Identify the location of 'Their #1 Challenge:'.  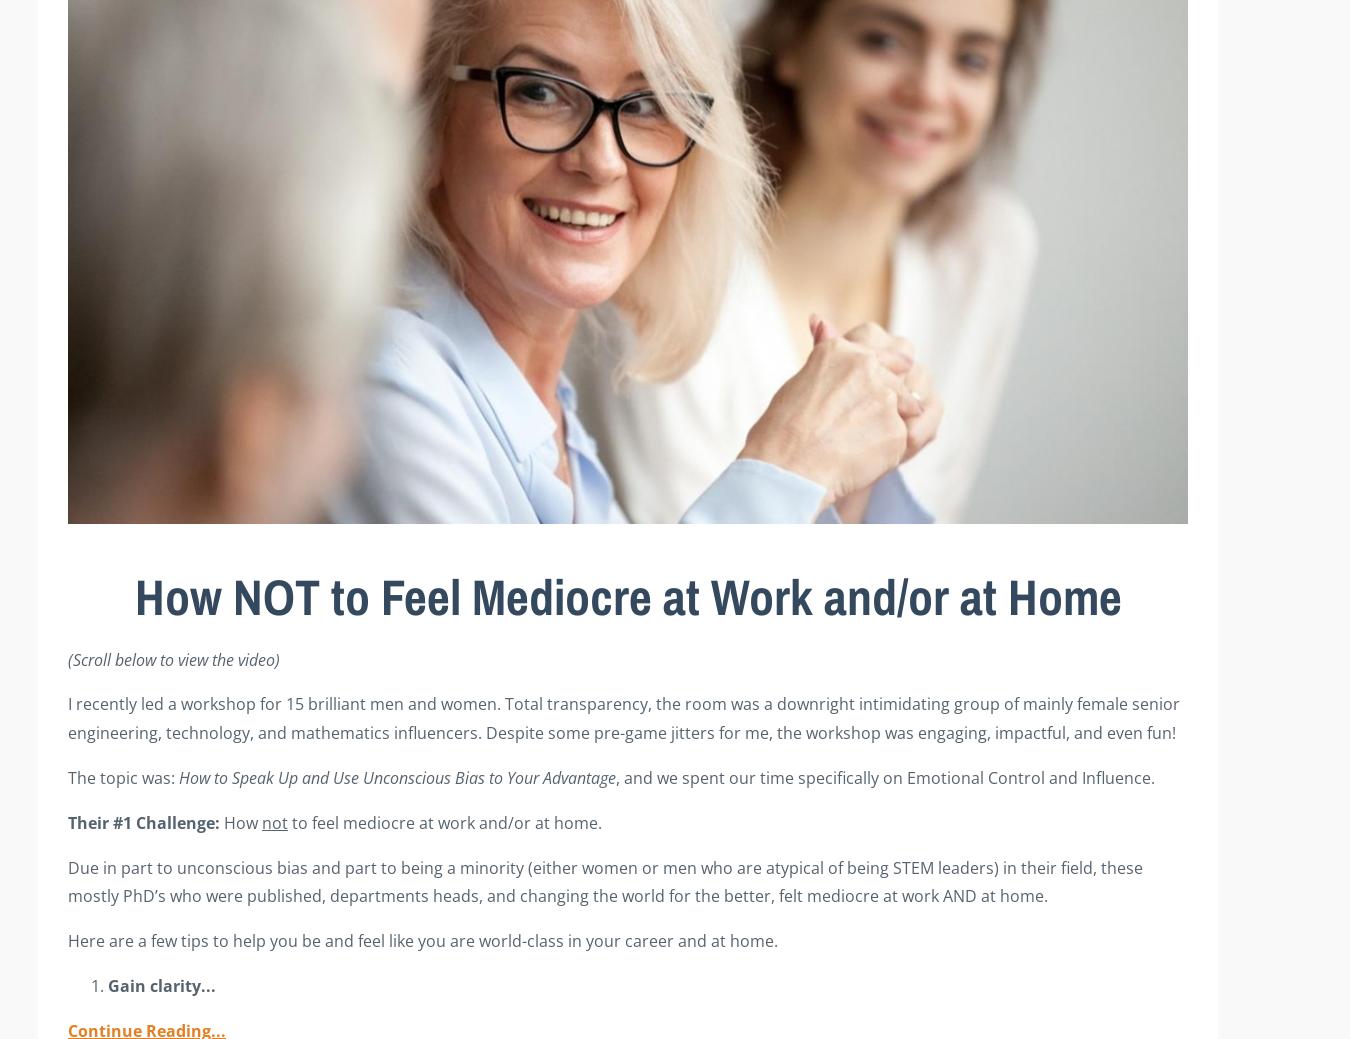
(144, 820).